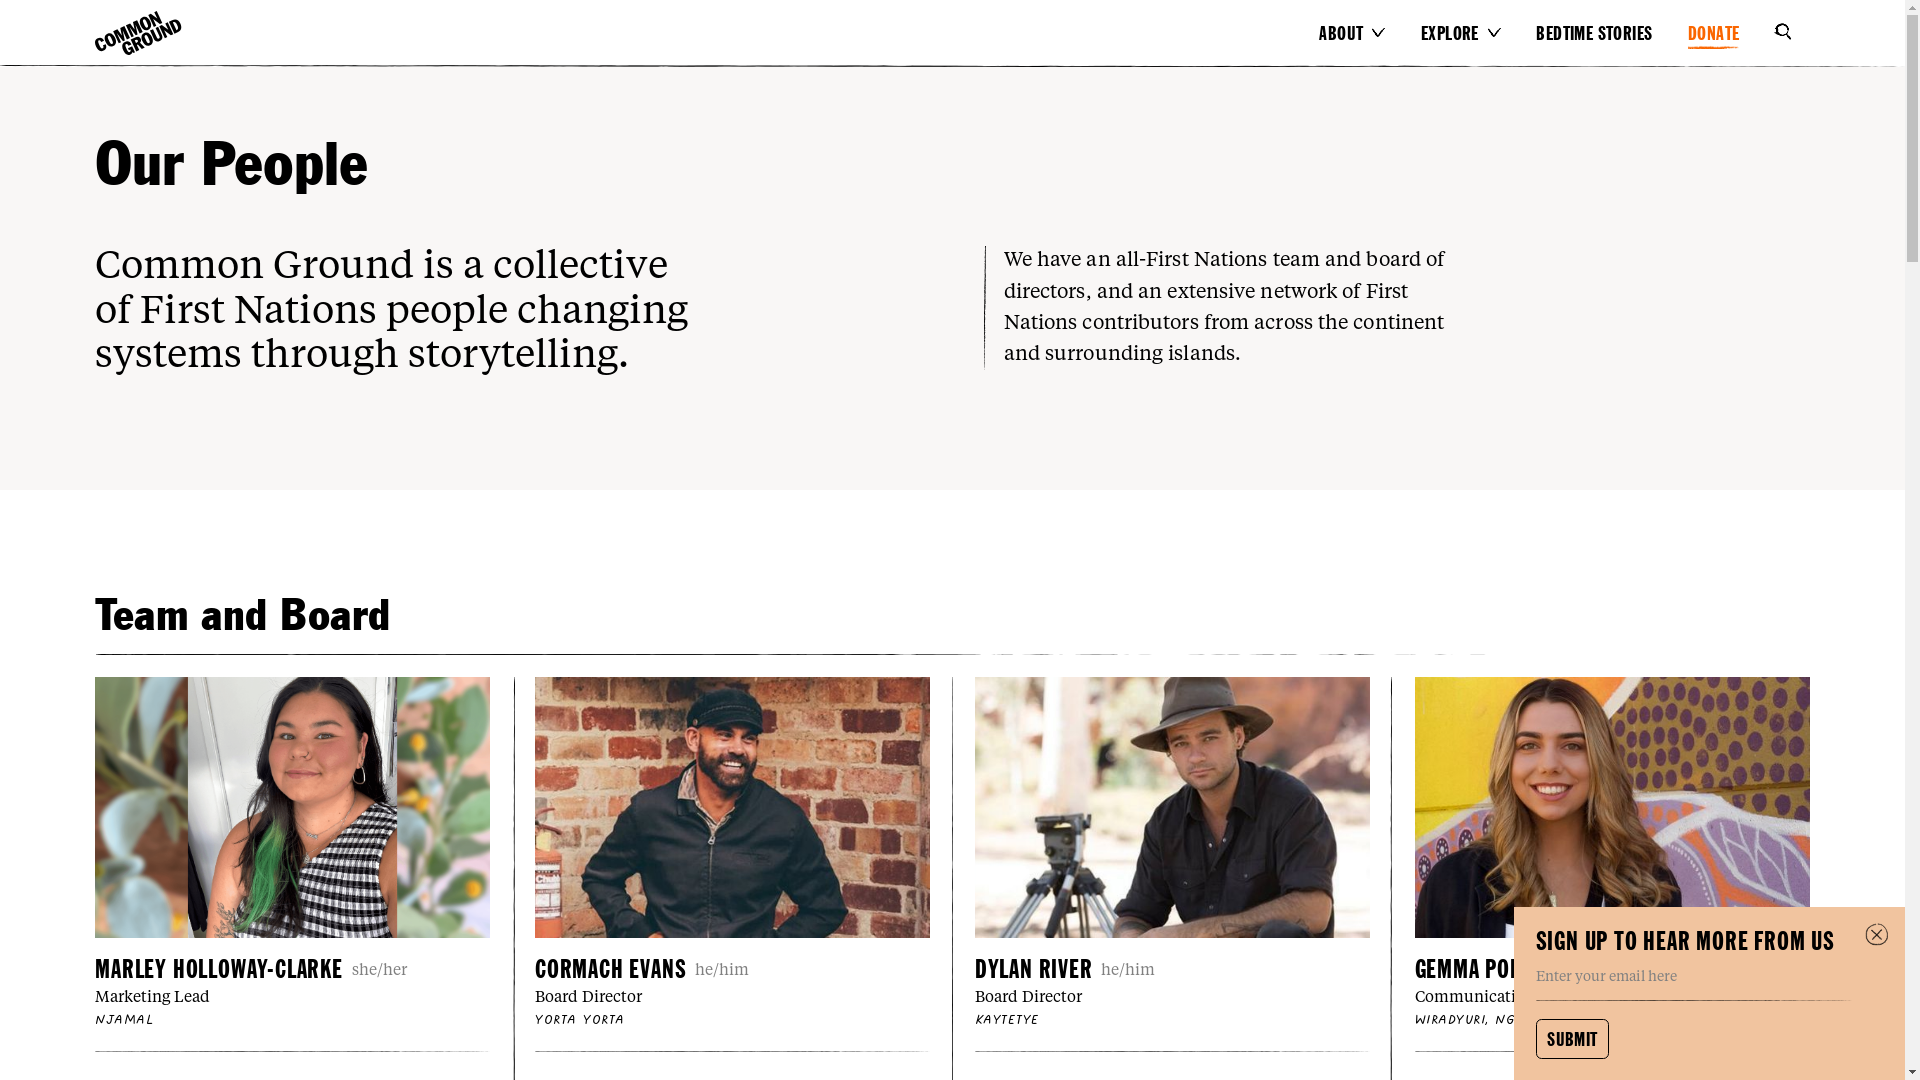  I want to click on 'BEDTIME STORIES', so click(1608, 33).